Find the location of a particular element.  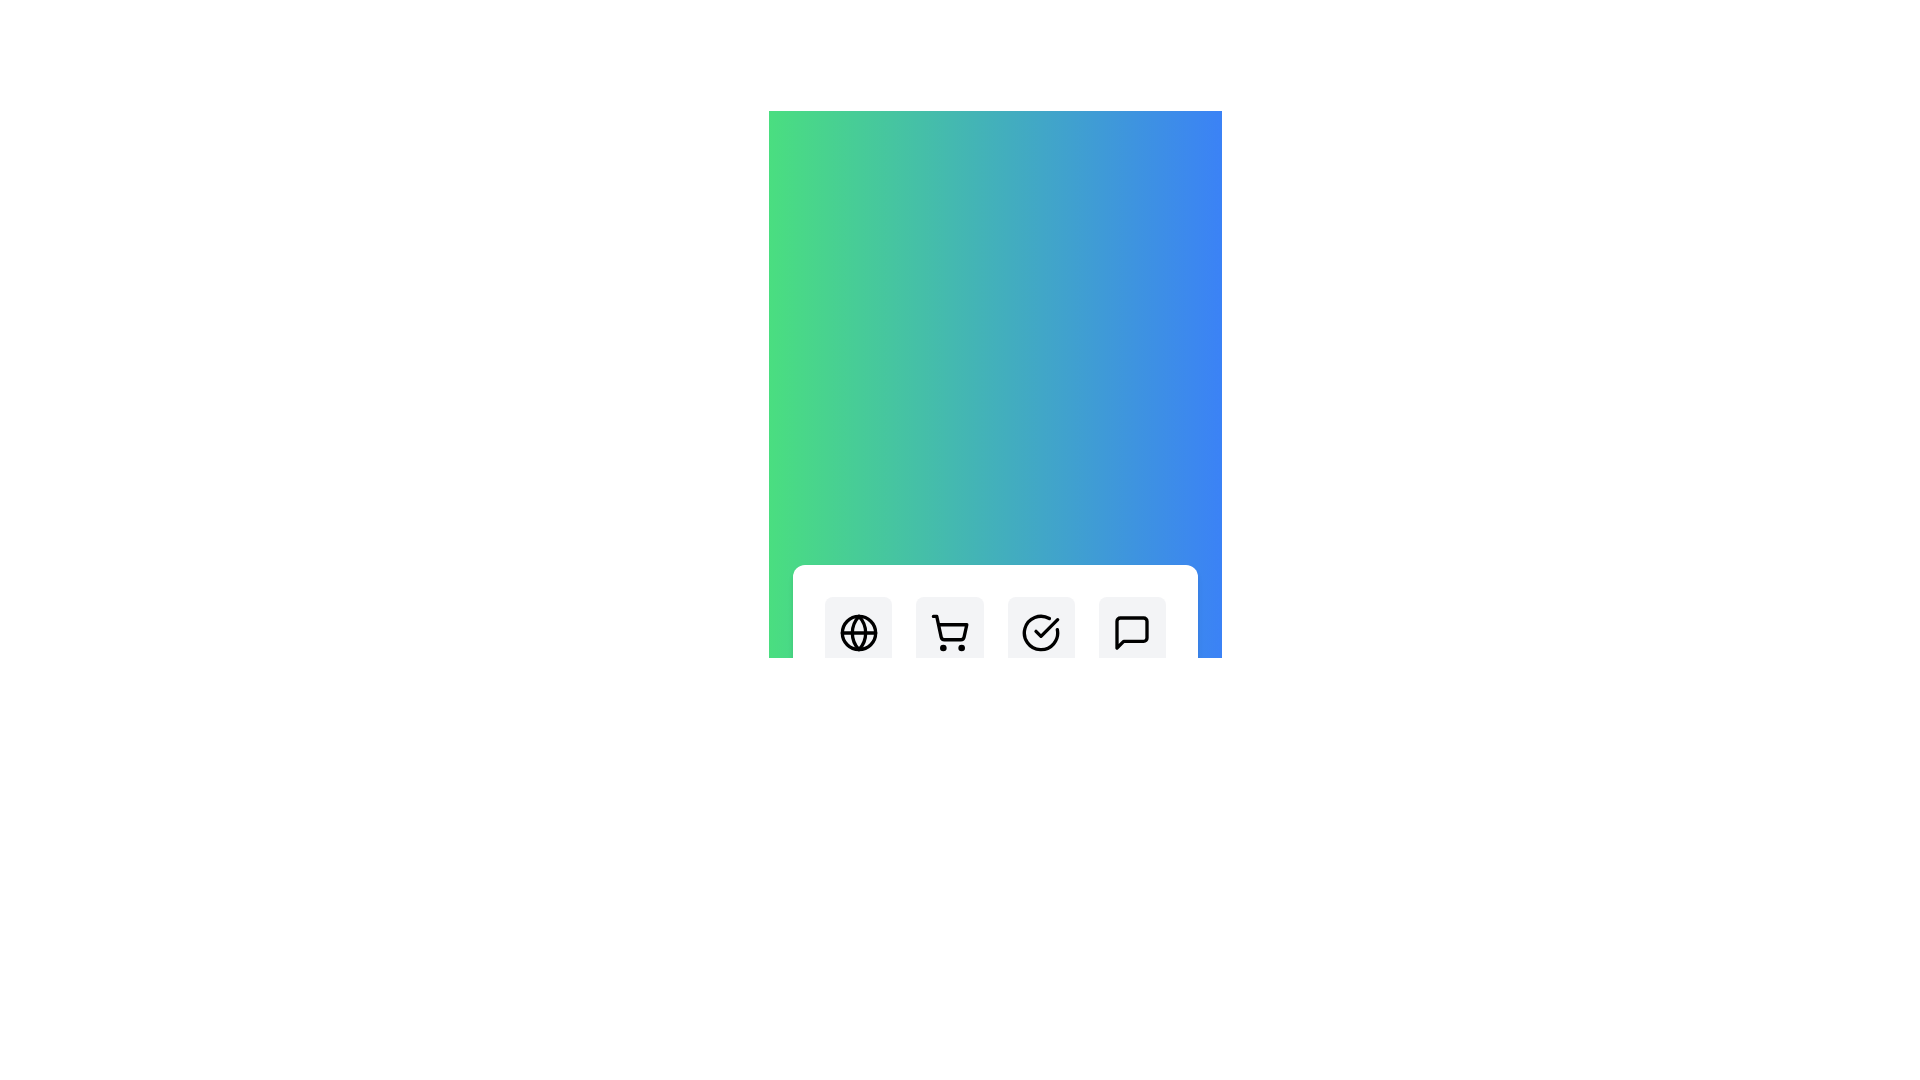

the shopping cart icon, which is the main body of the cart located centrally within a button in the bottom navigation bar, to potentially trigger a tooltip is located at coordinates (949, 627).